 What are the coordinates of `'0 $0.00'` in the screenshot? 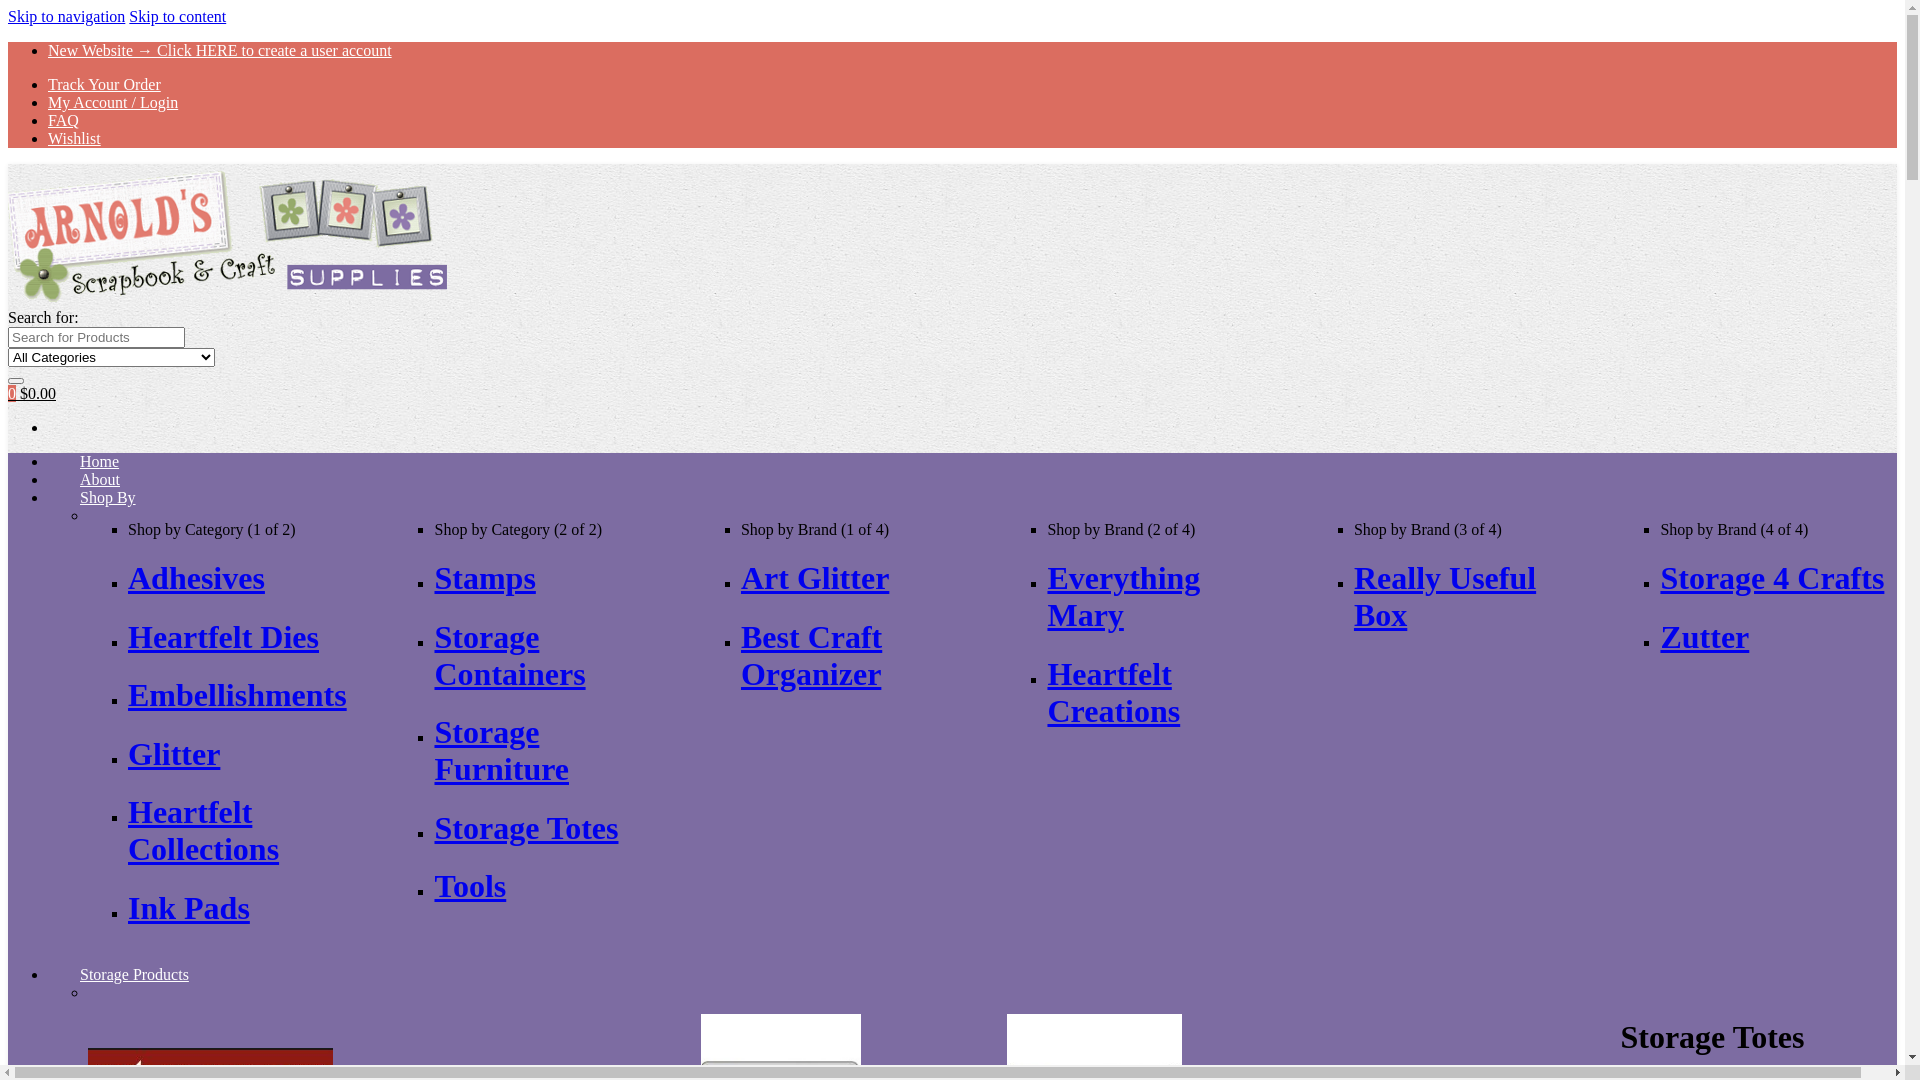 It's located at (32, 393).